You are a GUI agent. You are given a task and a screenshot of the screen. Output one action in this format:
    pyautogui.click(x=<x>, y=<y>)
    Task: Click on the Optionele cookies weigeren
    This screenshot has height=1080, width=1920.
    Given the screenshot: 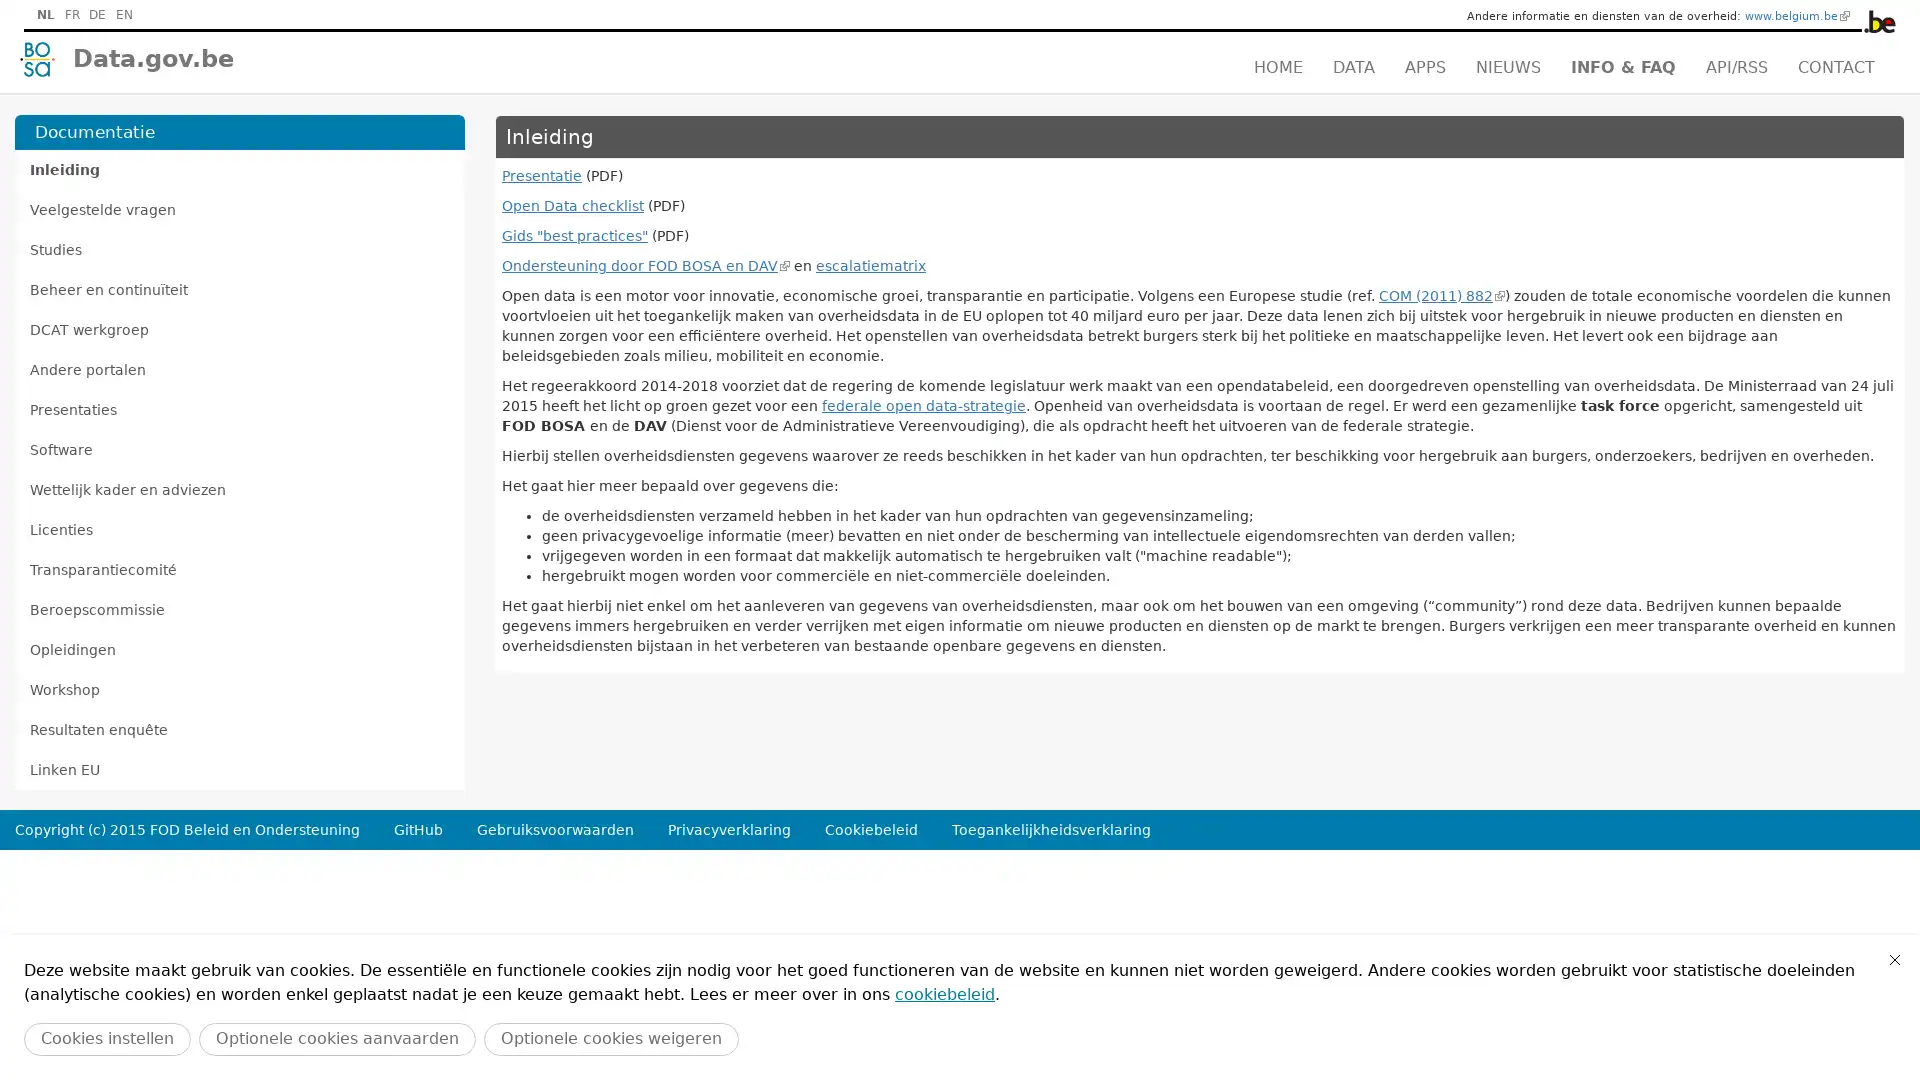 What is the action you would take?
    pyautogui.click(x=610, y=1038)
    